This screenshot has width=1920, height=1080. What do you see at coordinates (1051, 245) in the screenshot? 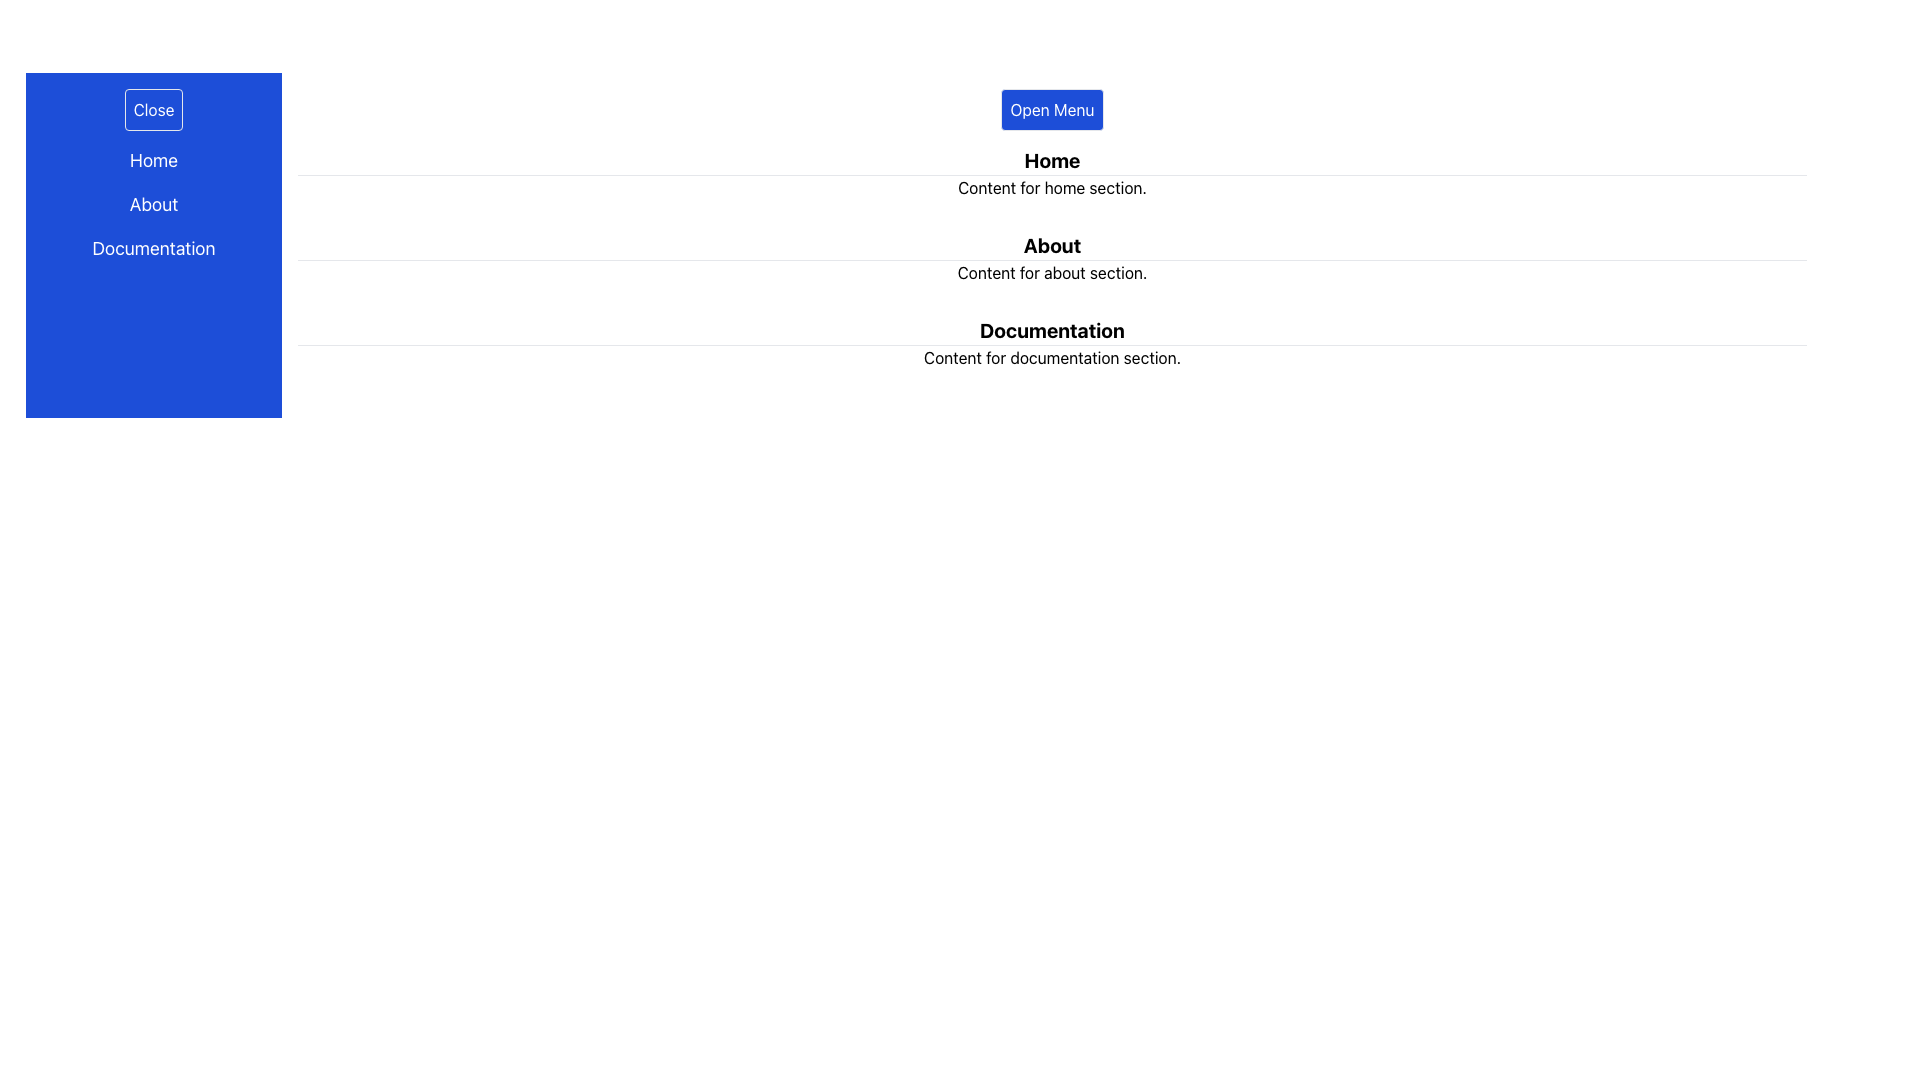
I see `the 'About' section title Text Label, which is positioned between the 'Home' and 'Documentation' sections in a vertically stacked layout` at bounding box center [1051, 245].